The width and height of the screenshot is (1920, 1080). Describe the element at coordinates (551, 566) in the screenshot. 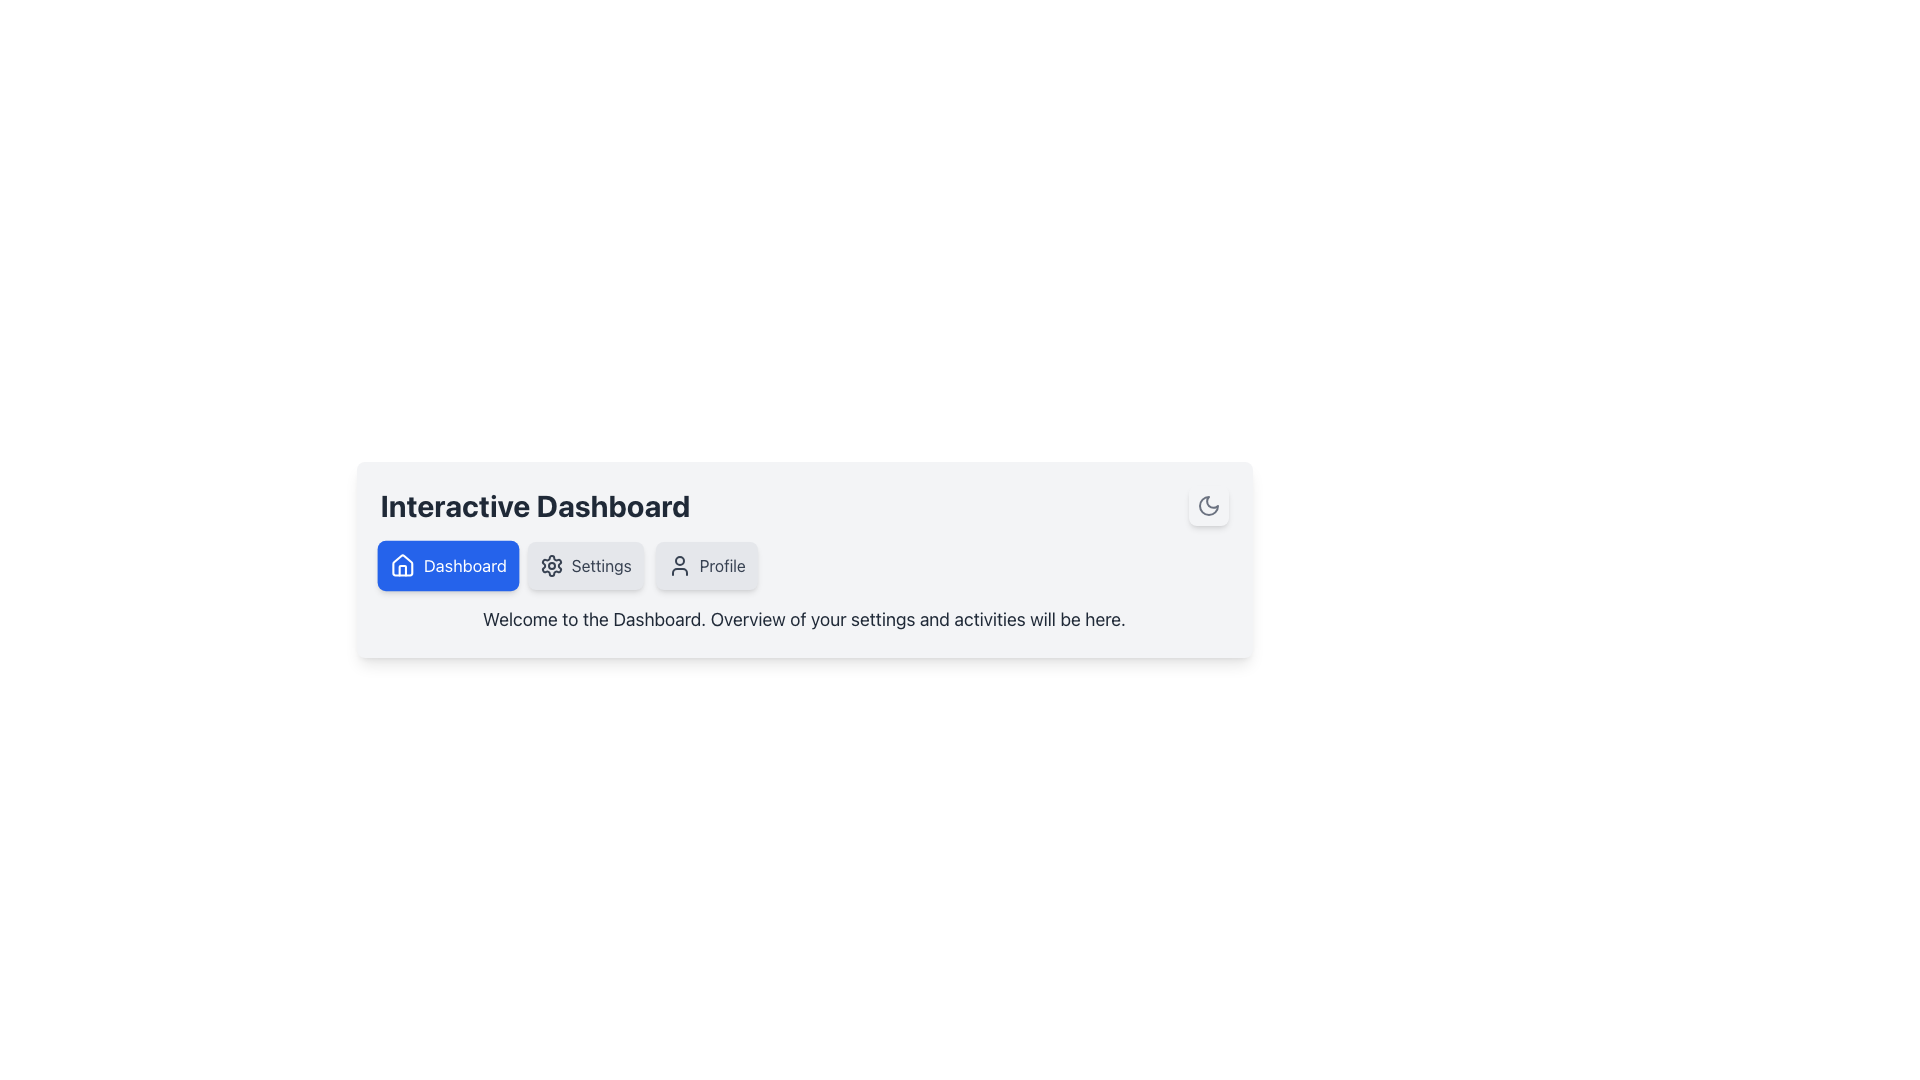

I see `the settings icon, which is a gear-shaped icon with a circular outline and cog-like teeth, located within the 'Settings' button in the navigation bar below the main heading` at that location.